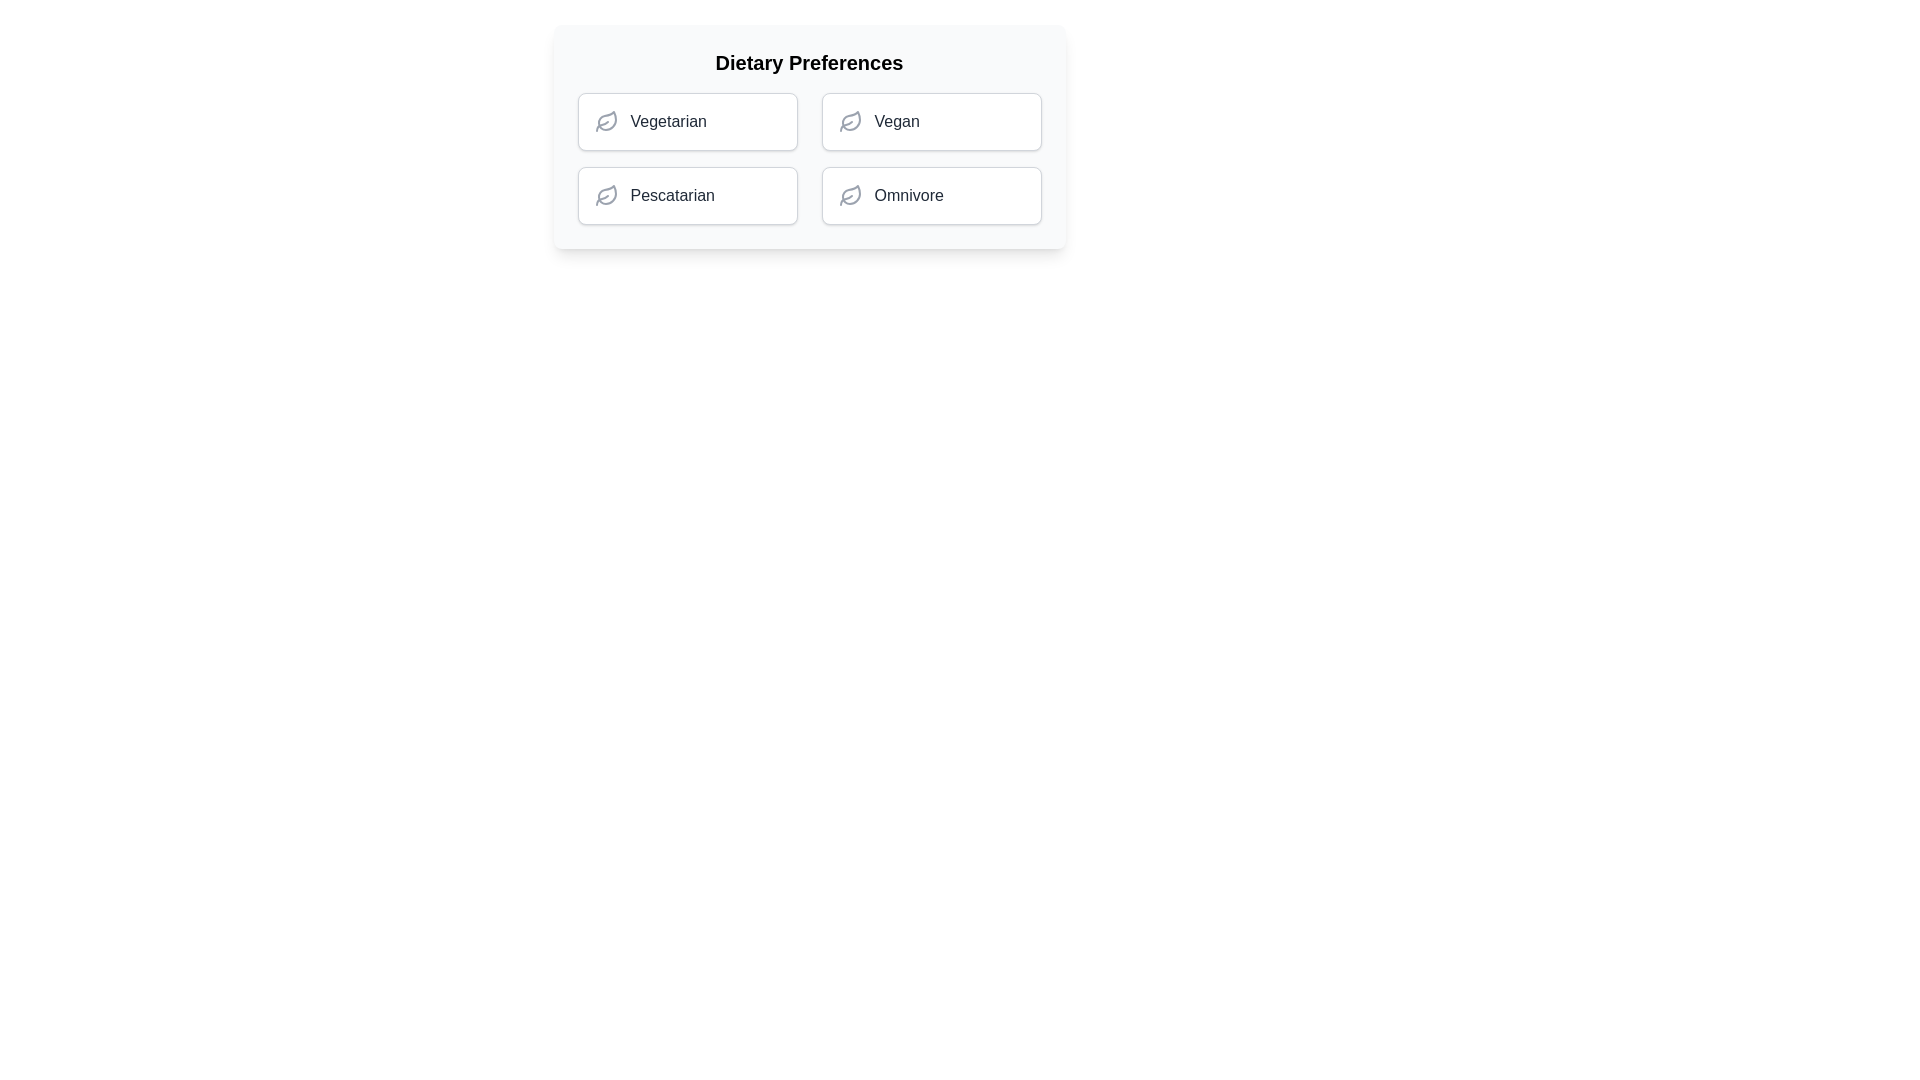 The height and width of the screenshot is (1080, 1920). What do you see at coordinates (845, 126) in the screenshot?
I see `the small curved line of the SVG graphic that is part of the 'Vegan' button, positioned at the top-right of the grid under 'Dietary Preferences'` at bounding box center [845, 126].